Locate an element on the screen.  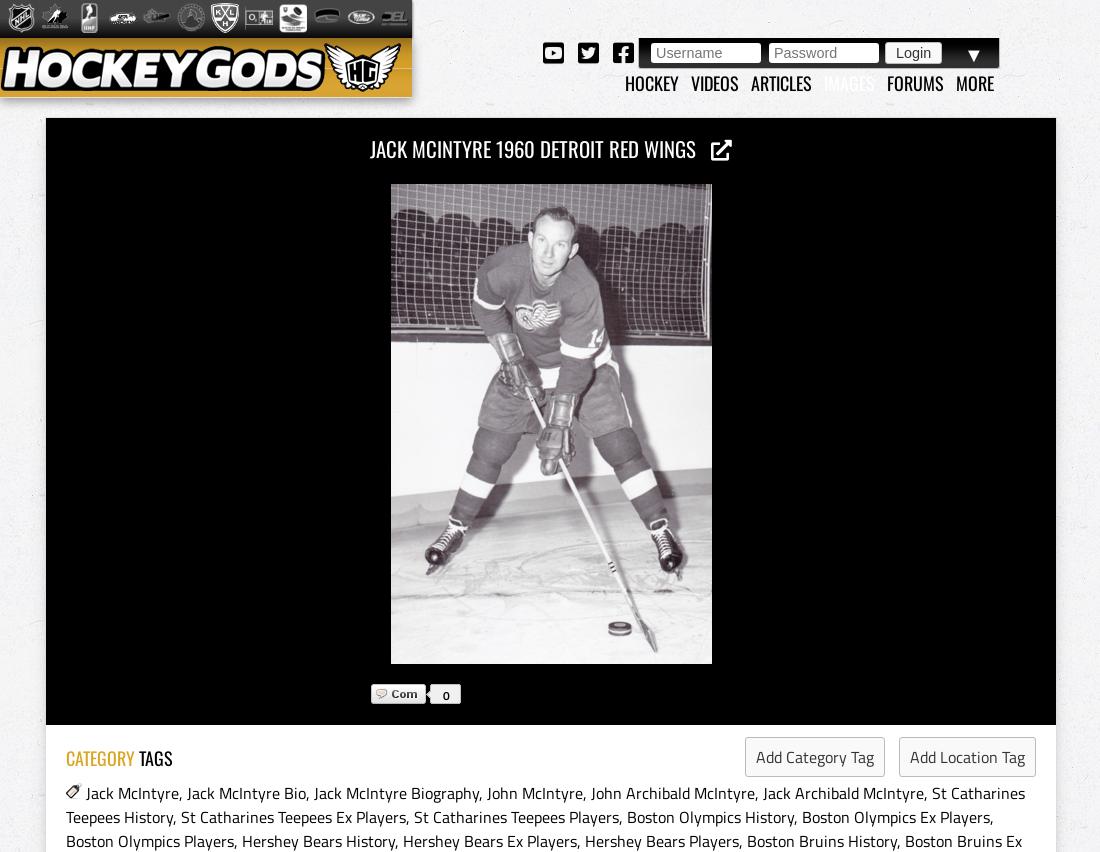
'TAGS' is located at coordinates (153, 758).